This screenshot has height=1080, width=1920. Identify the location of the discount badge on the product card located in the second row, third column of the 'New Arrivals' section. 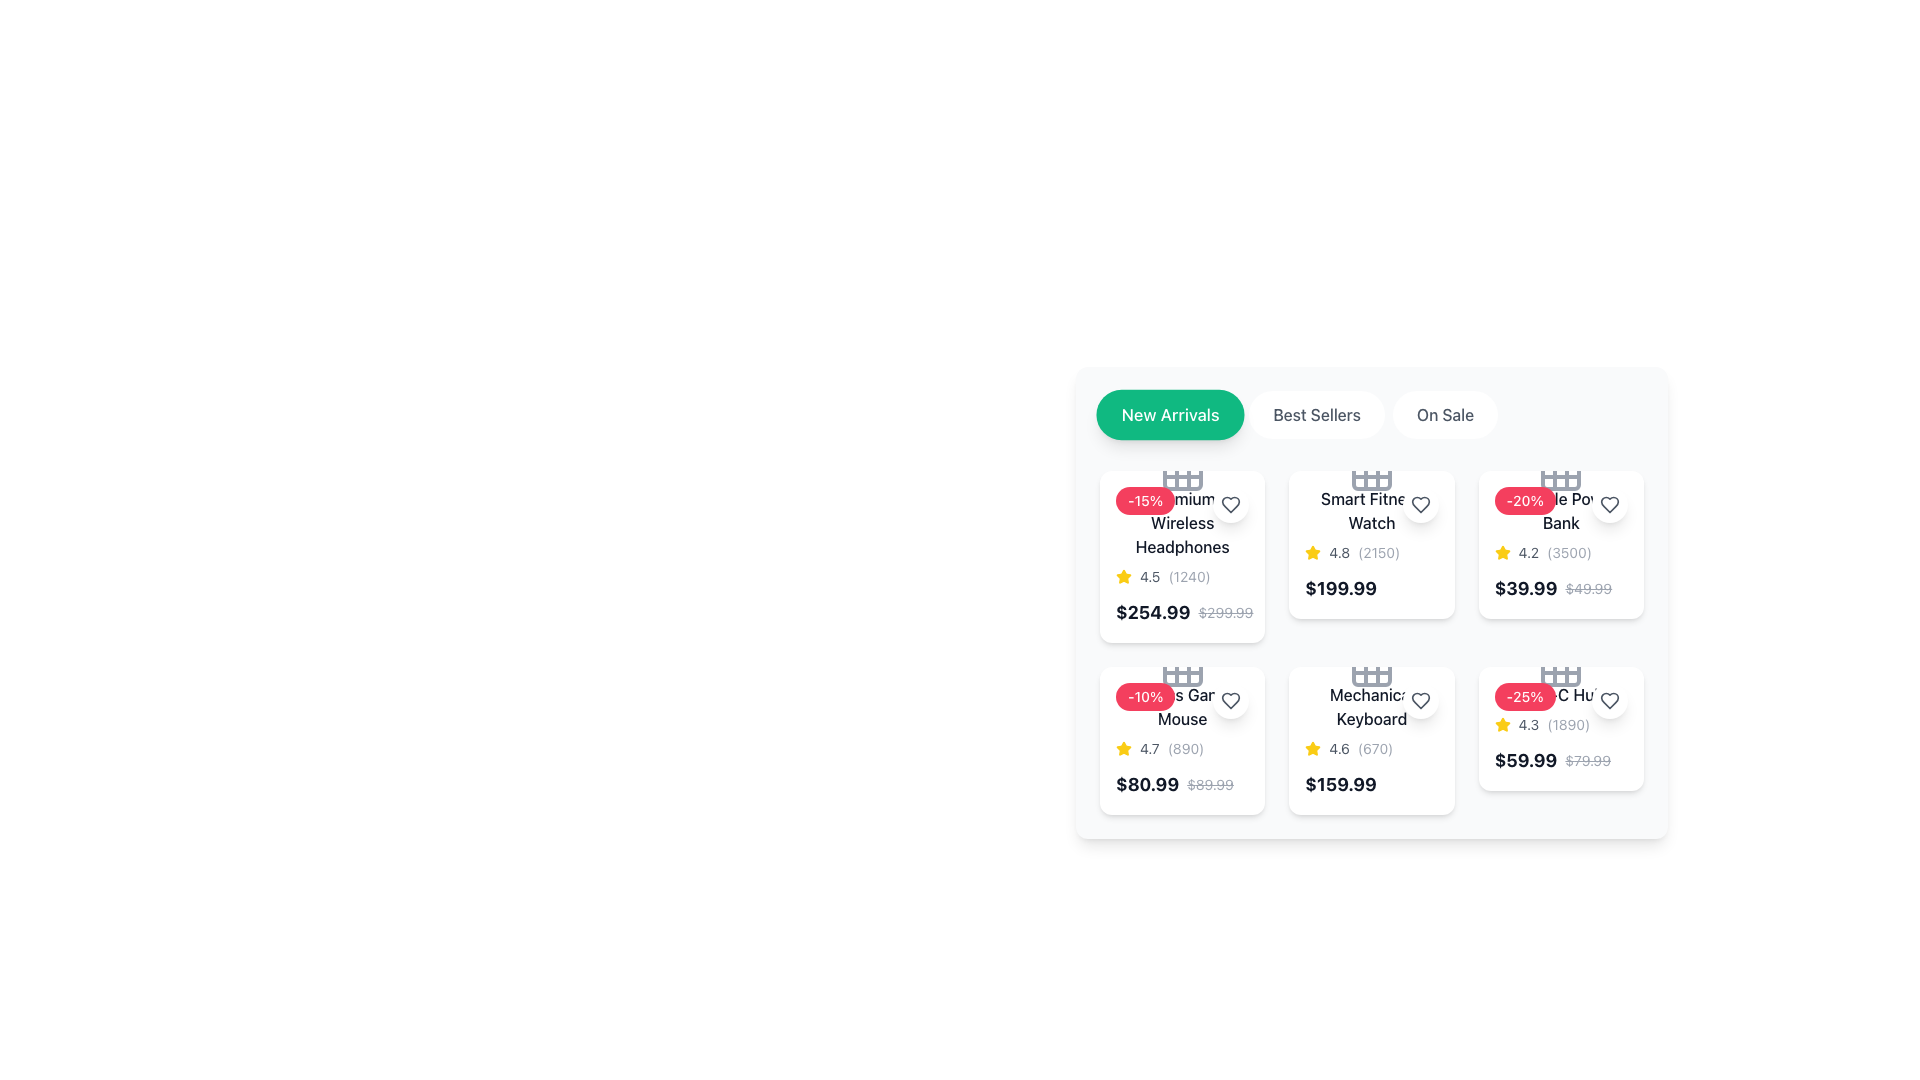
(1560, 544).